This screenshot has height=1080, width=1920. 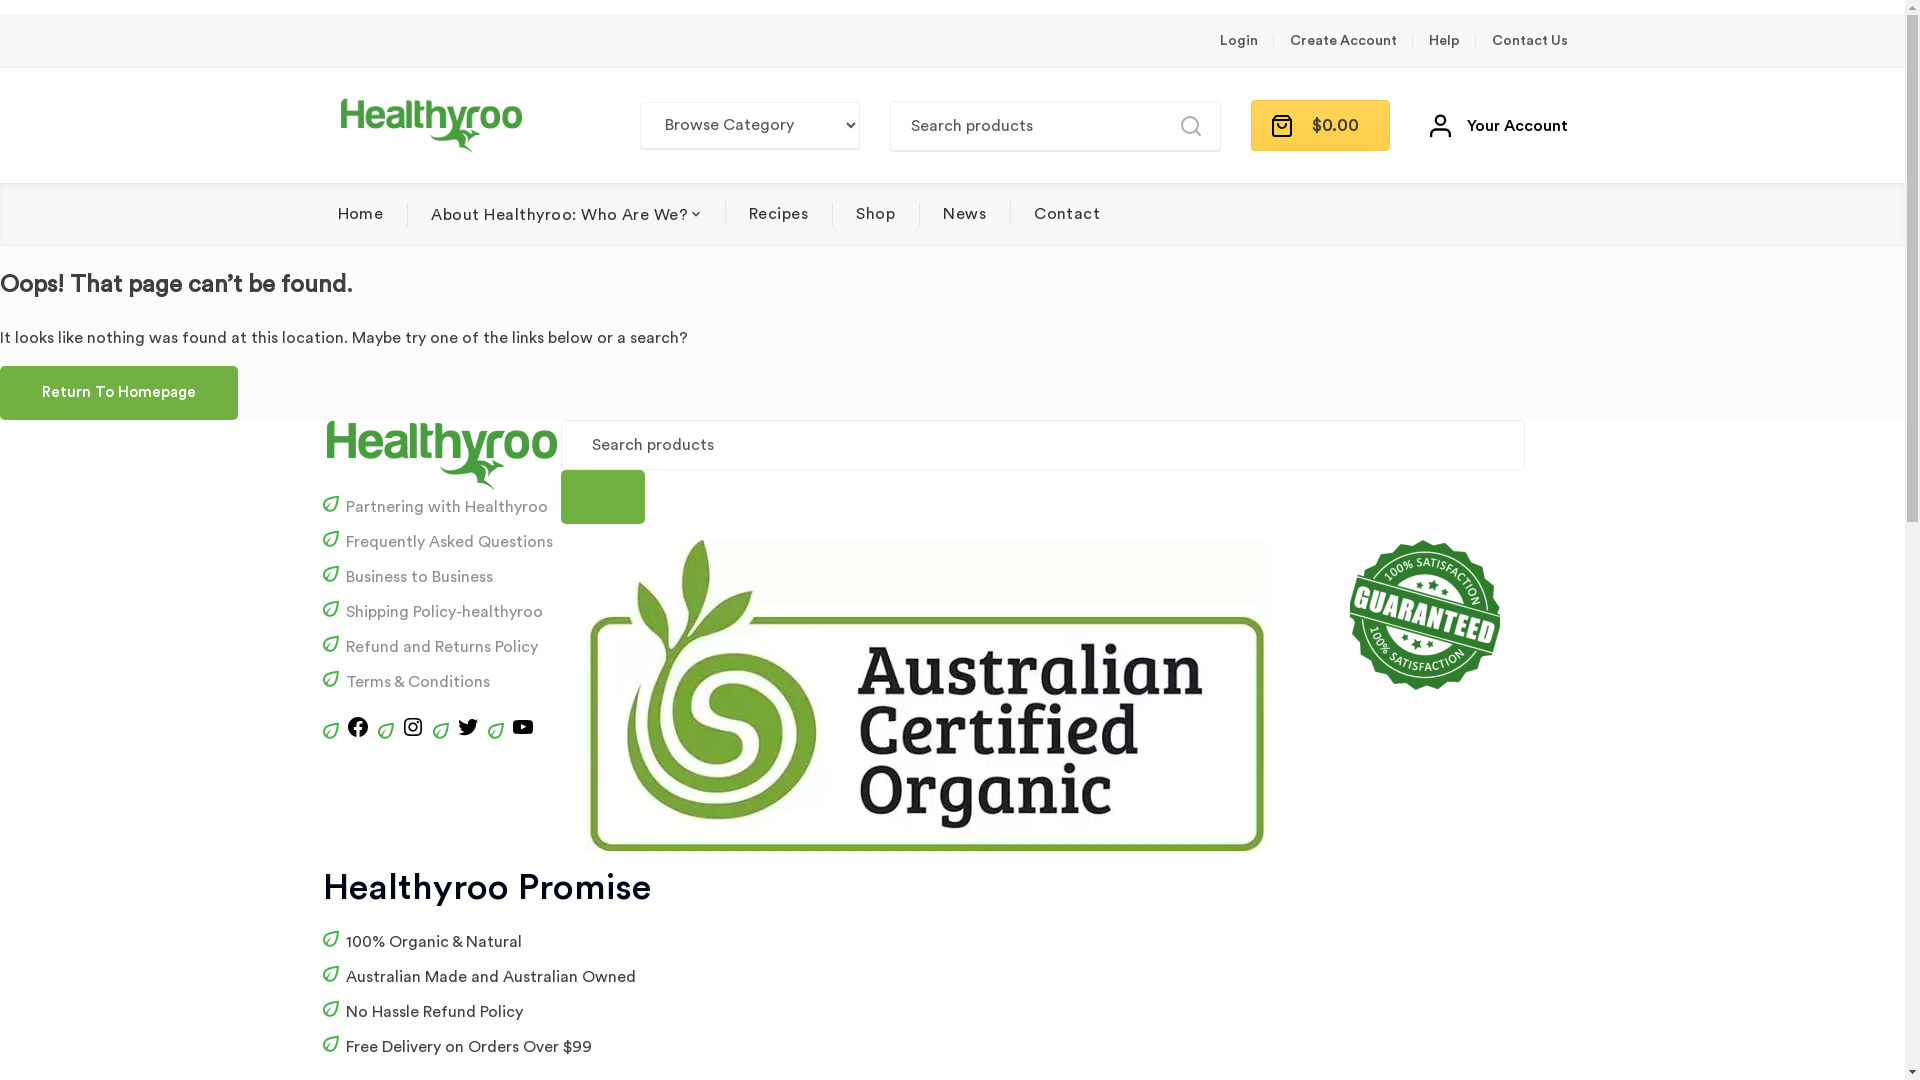 What do you see at coordinates (1529, 41) in the screenshot?
I see `'Contact Us'` at bounding box center [1529, 41].